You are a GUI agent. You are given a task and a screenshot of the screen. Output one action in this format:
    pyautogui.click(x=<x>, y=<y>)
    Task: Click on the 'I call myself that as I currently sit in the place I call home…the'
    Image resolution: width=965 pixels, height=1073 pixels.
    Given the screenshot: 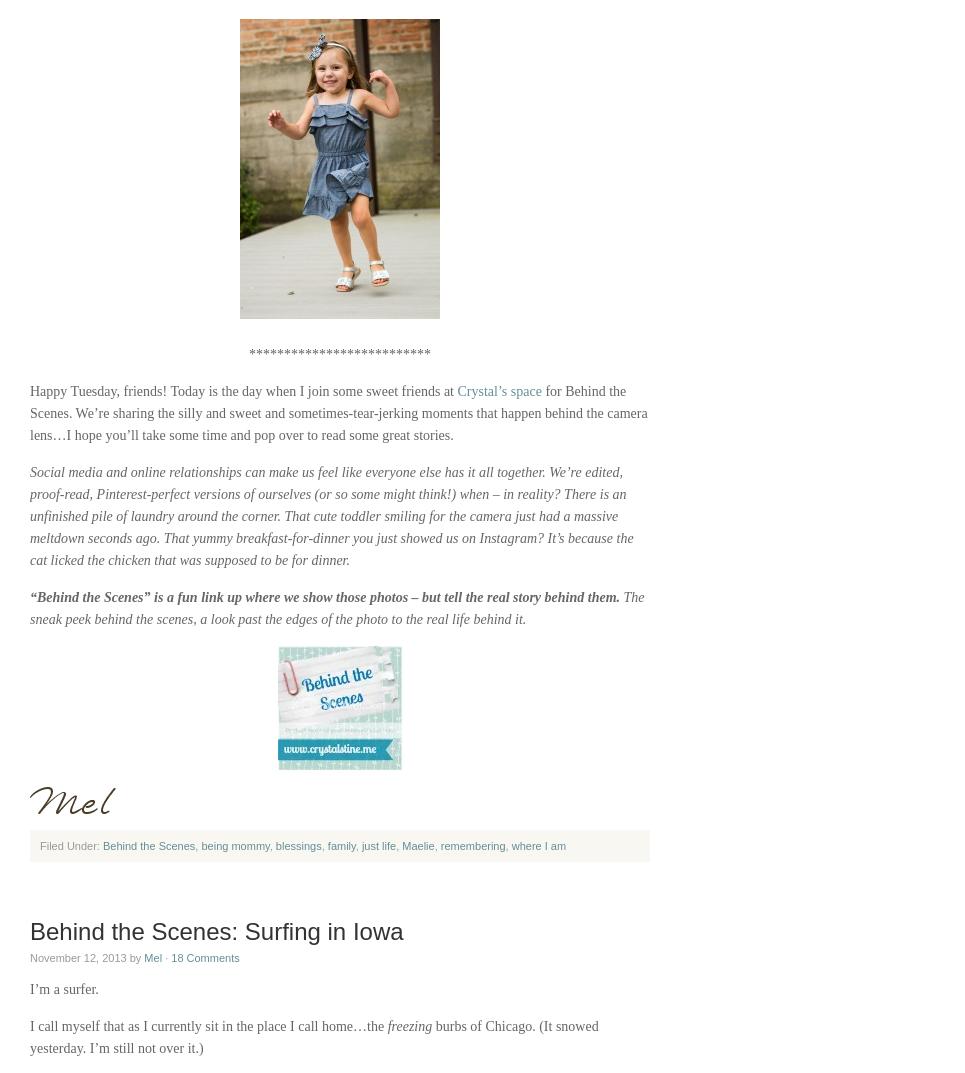 What is the action you would take?
    pyautogui.click(x=208, y=1026)
    